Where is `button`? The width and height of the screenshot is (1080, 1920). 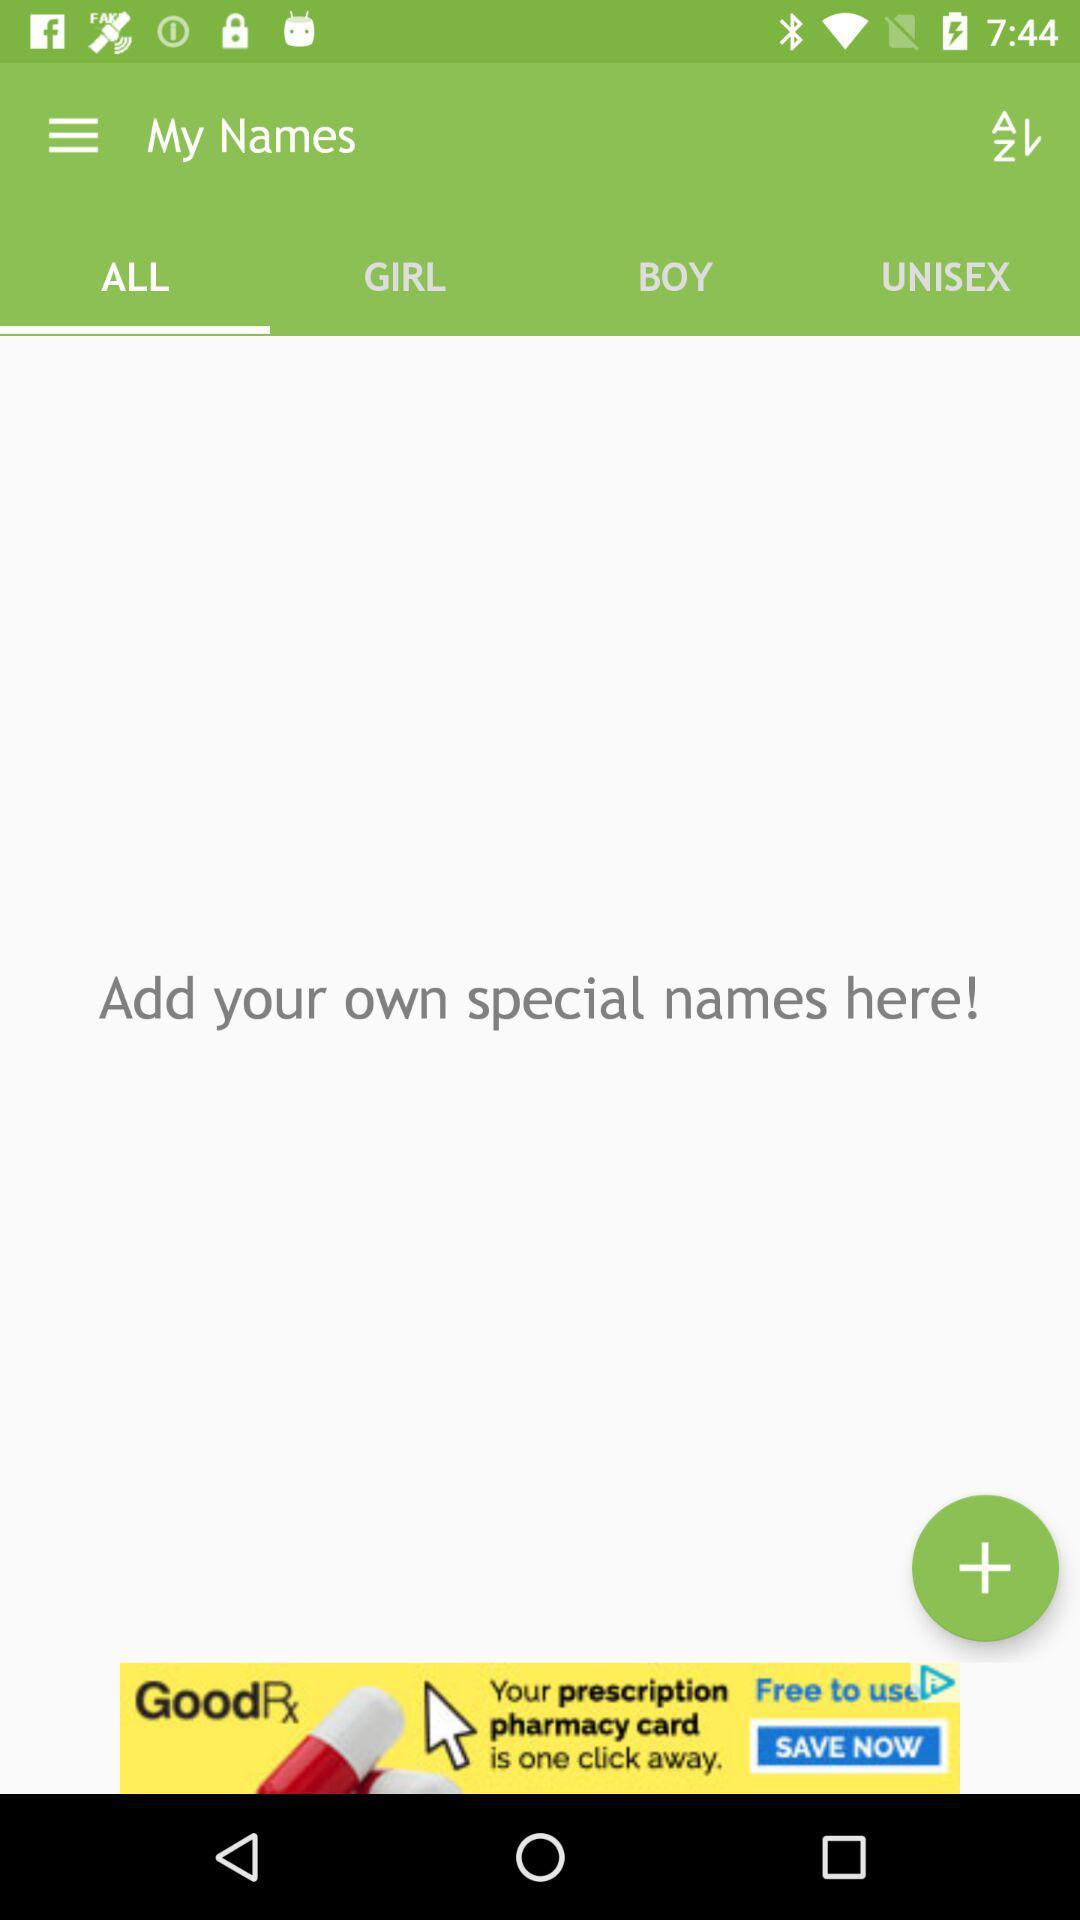 button is located at coordinates (984, 1567).